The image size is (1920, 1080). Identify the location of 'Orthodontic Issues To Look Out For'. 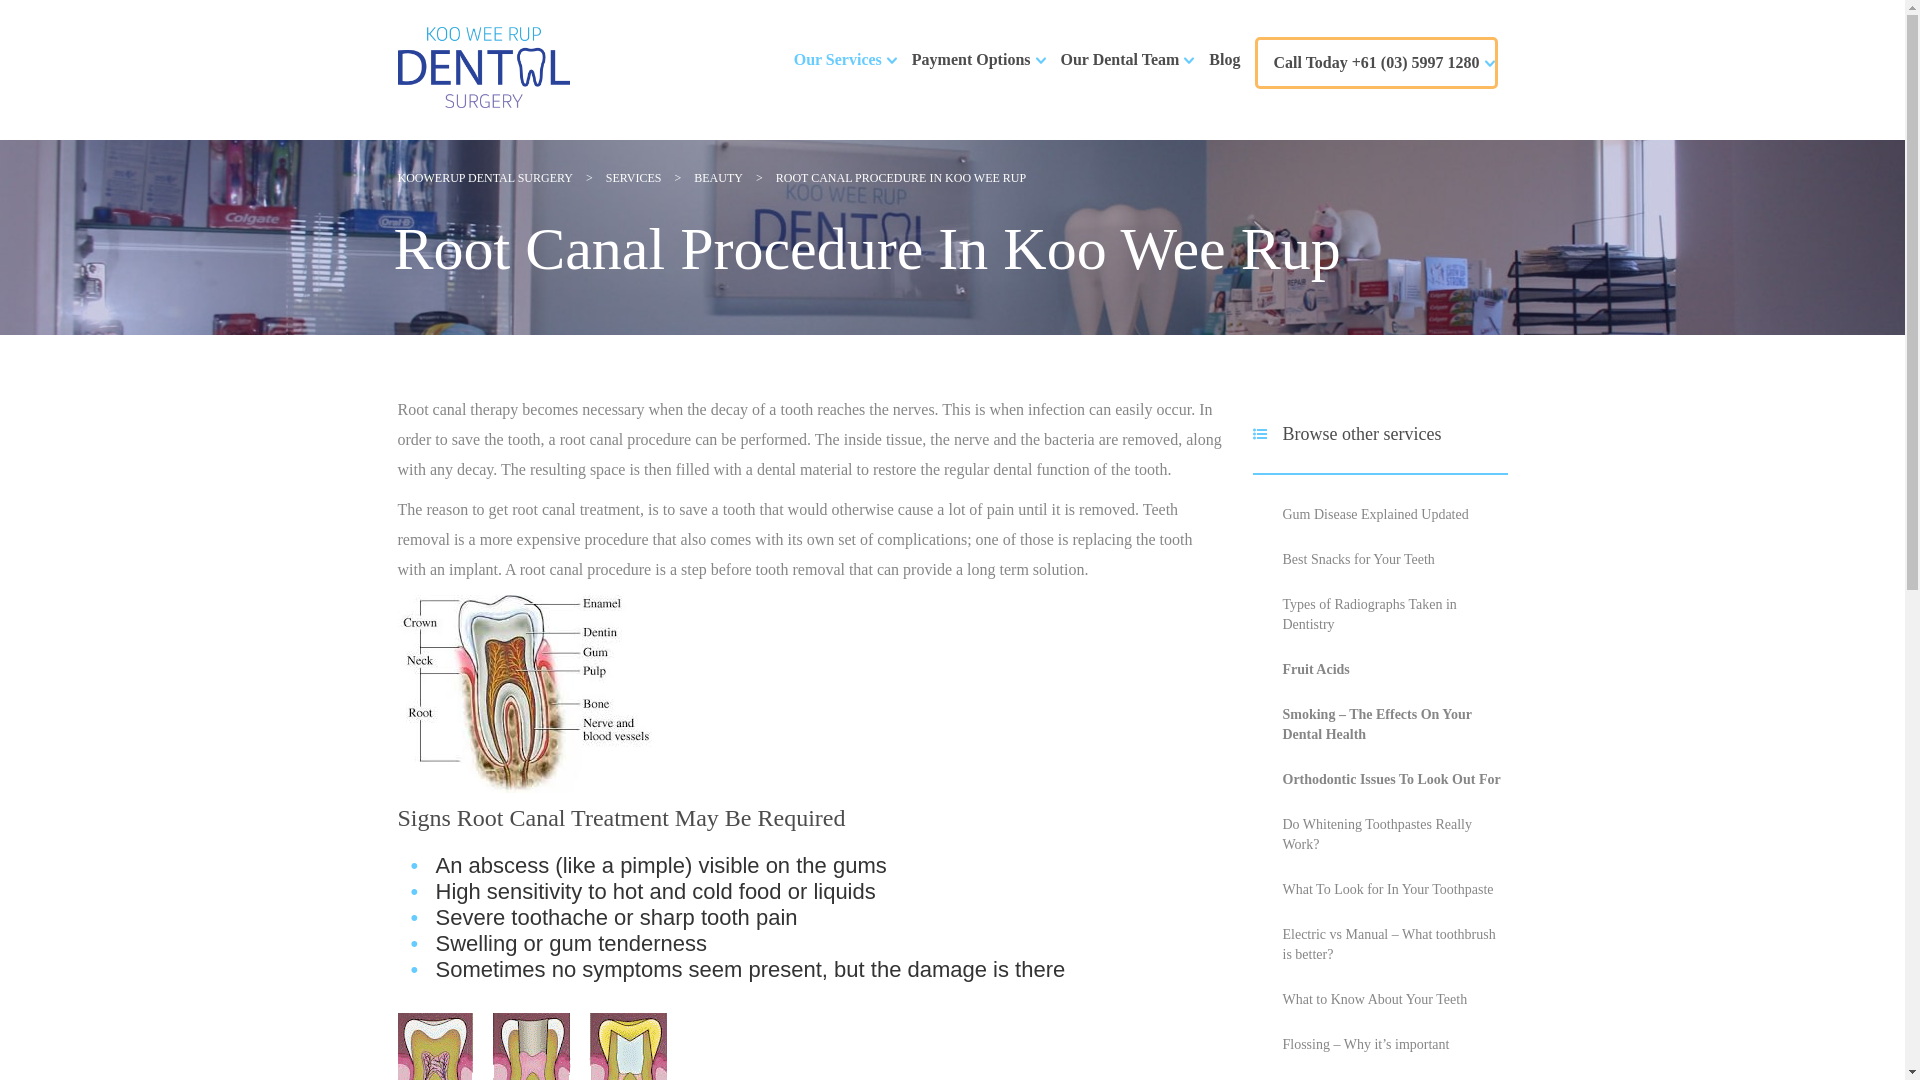
(1390, 778).